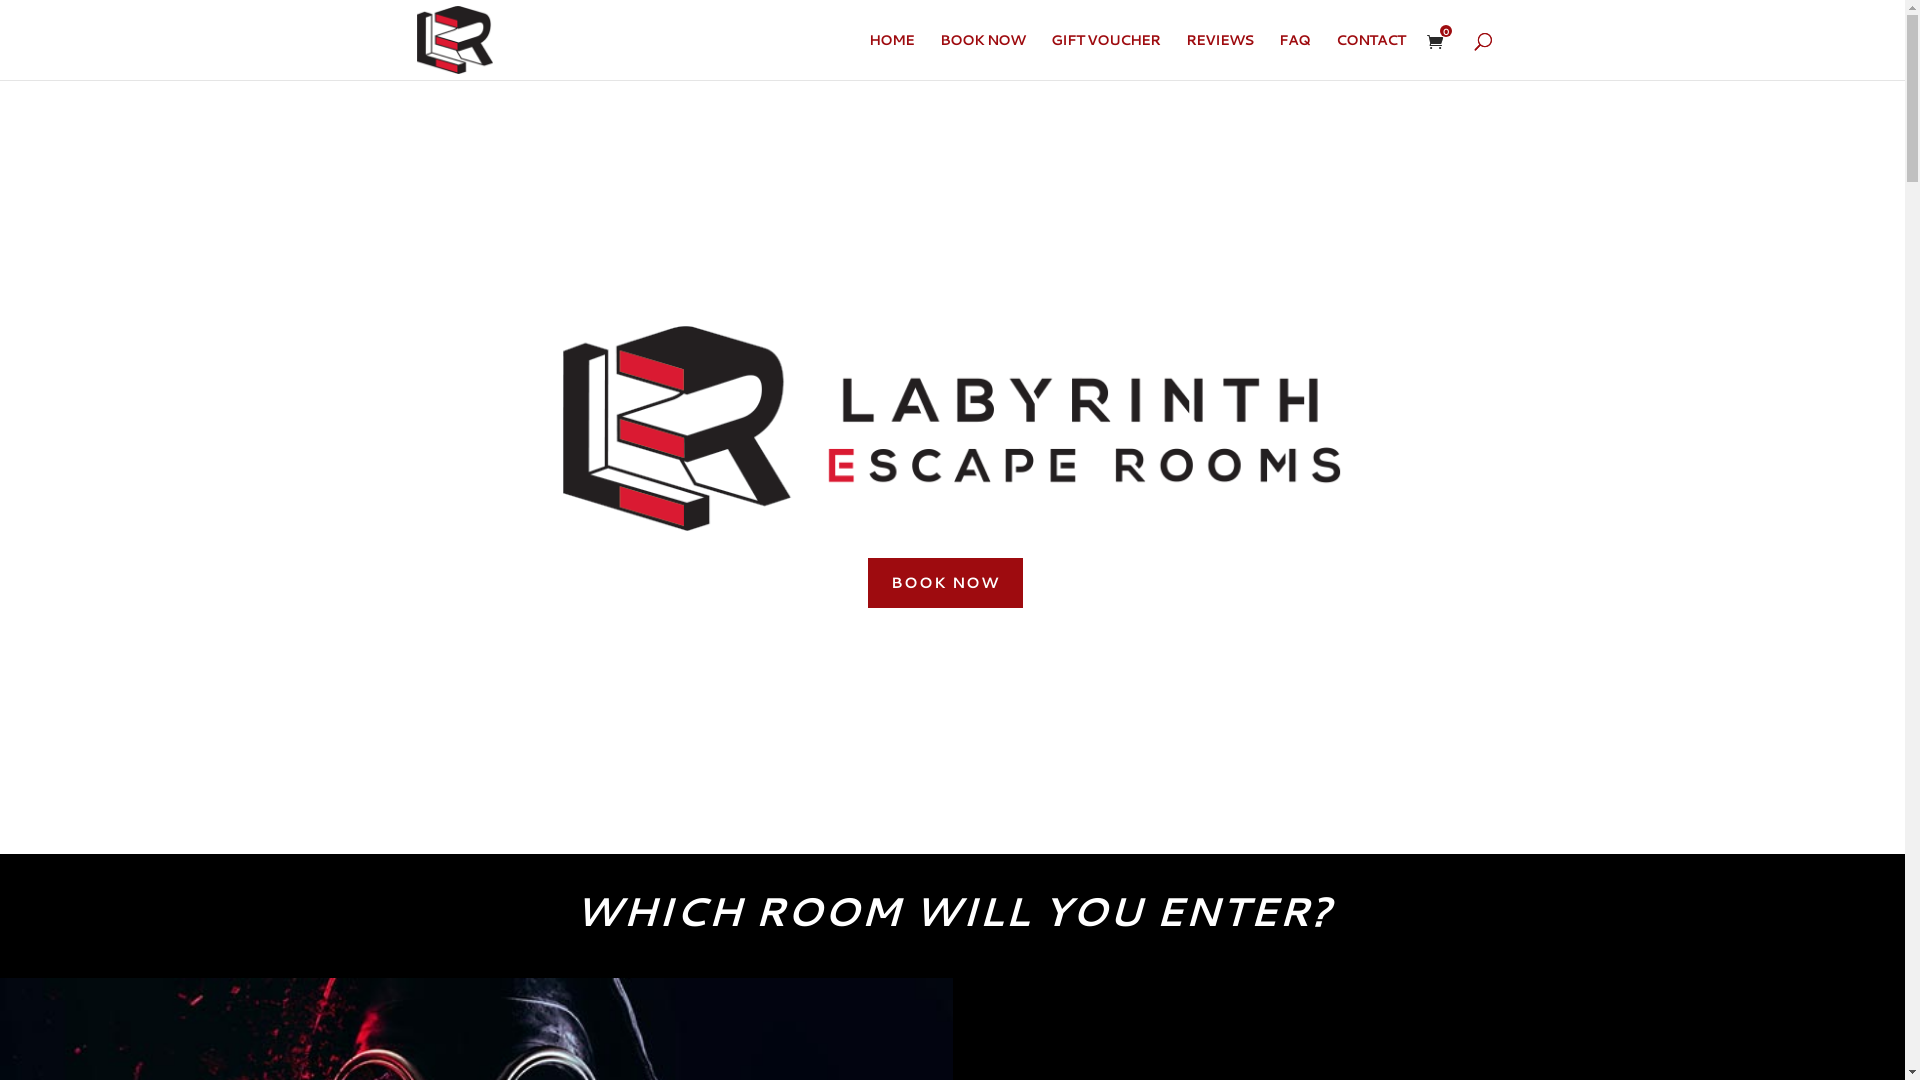 The image size is (1920, 1080). What do you see at coordinates (1218, 55) in the screenshot?
I see `'REVIEWS'` at bounding box center [1218, 55].